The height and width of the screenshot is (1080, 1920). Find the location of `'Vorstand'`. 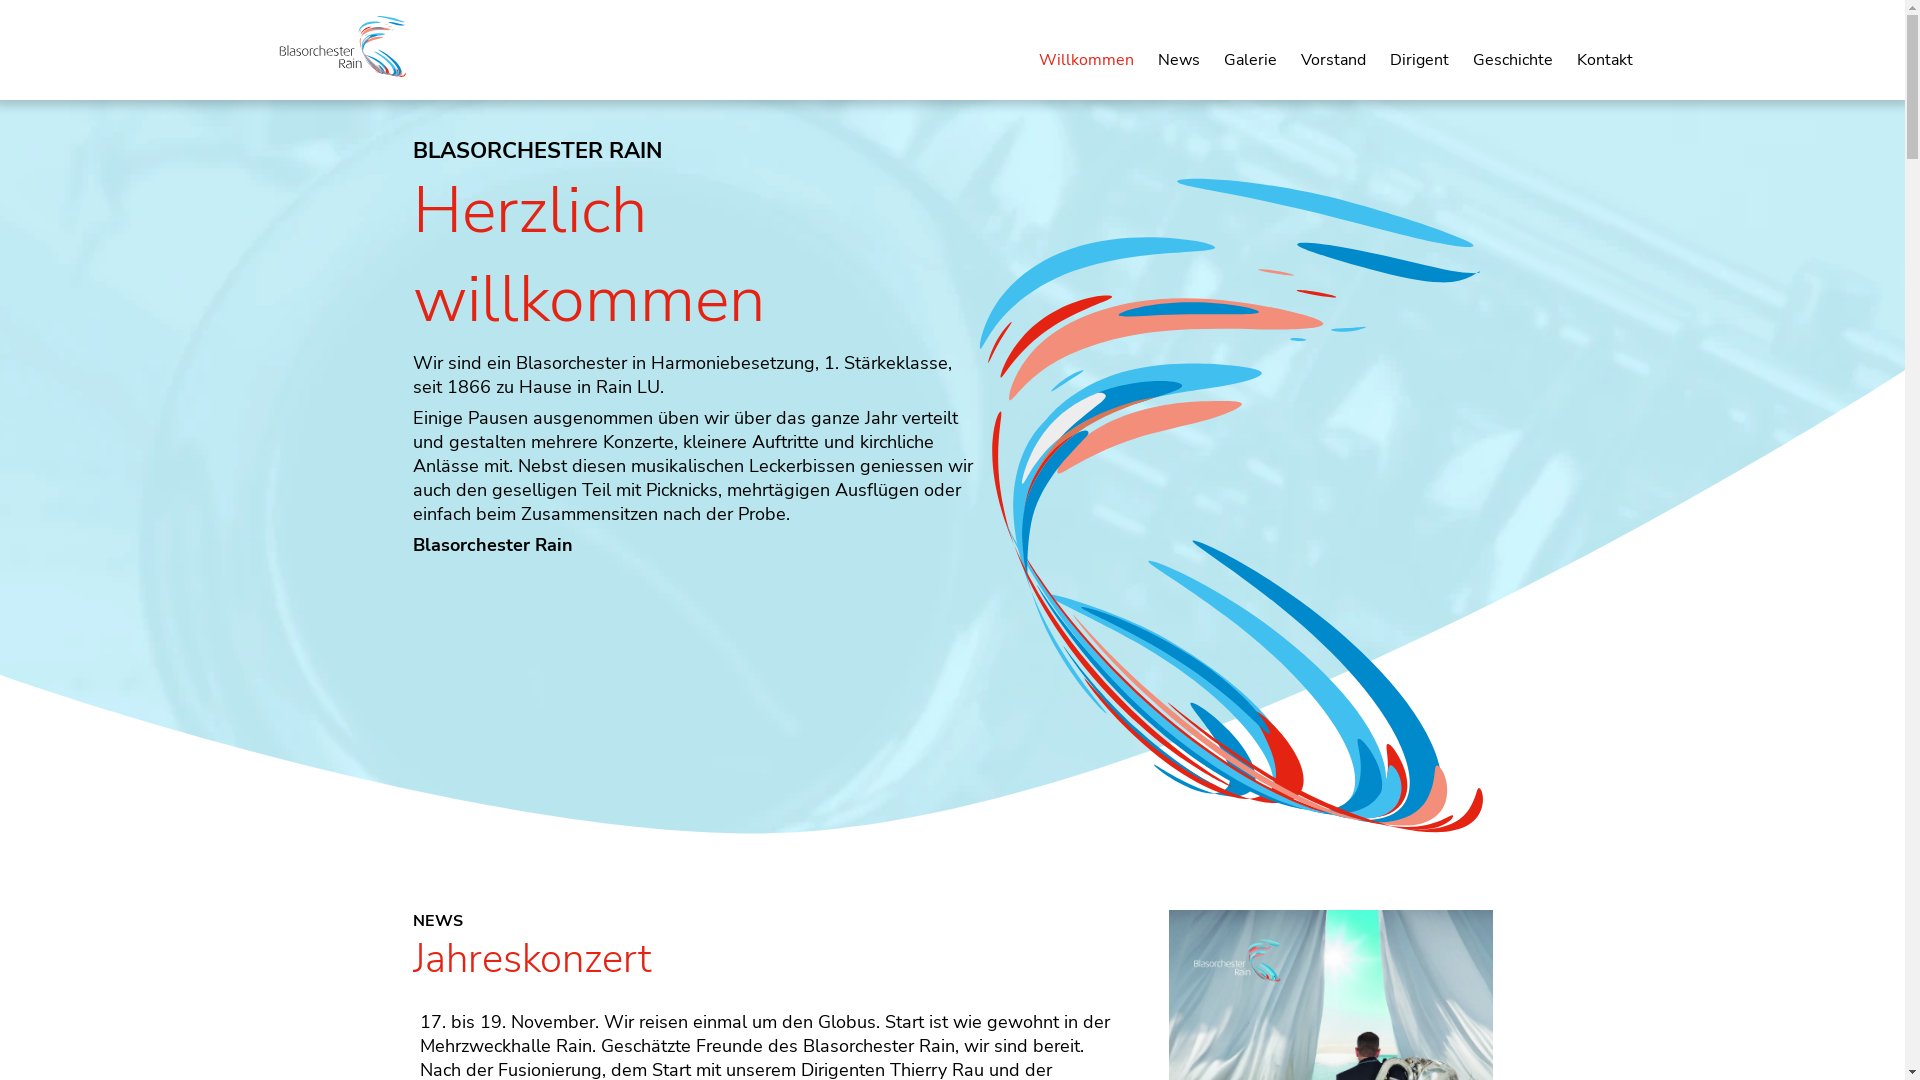

'Vorstand' is located at coordinates (1332, 59).